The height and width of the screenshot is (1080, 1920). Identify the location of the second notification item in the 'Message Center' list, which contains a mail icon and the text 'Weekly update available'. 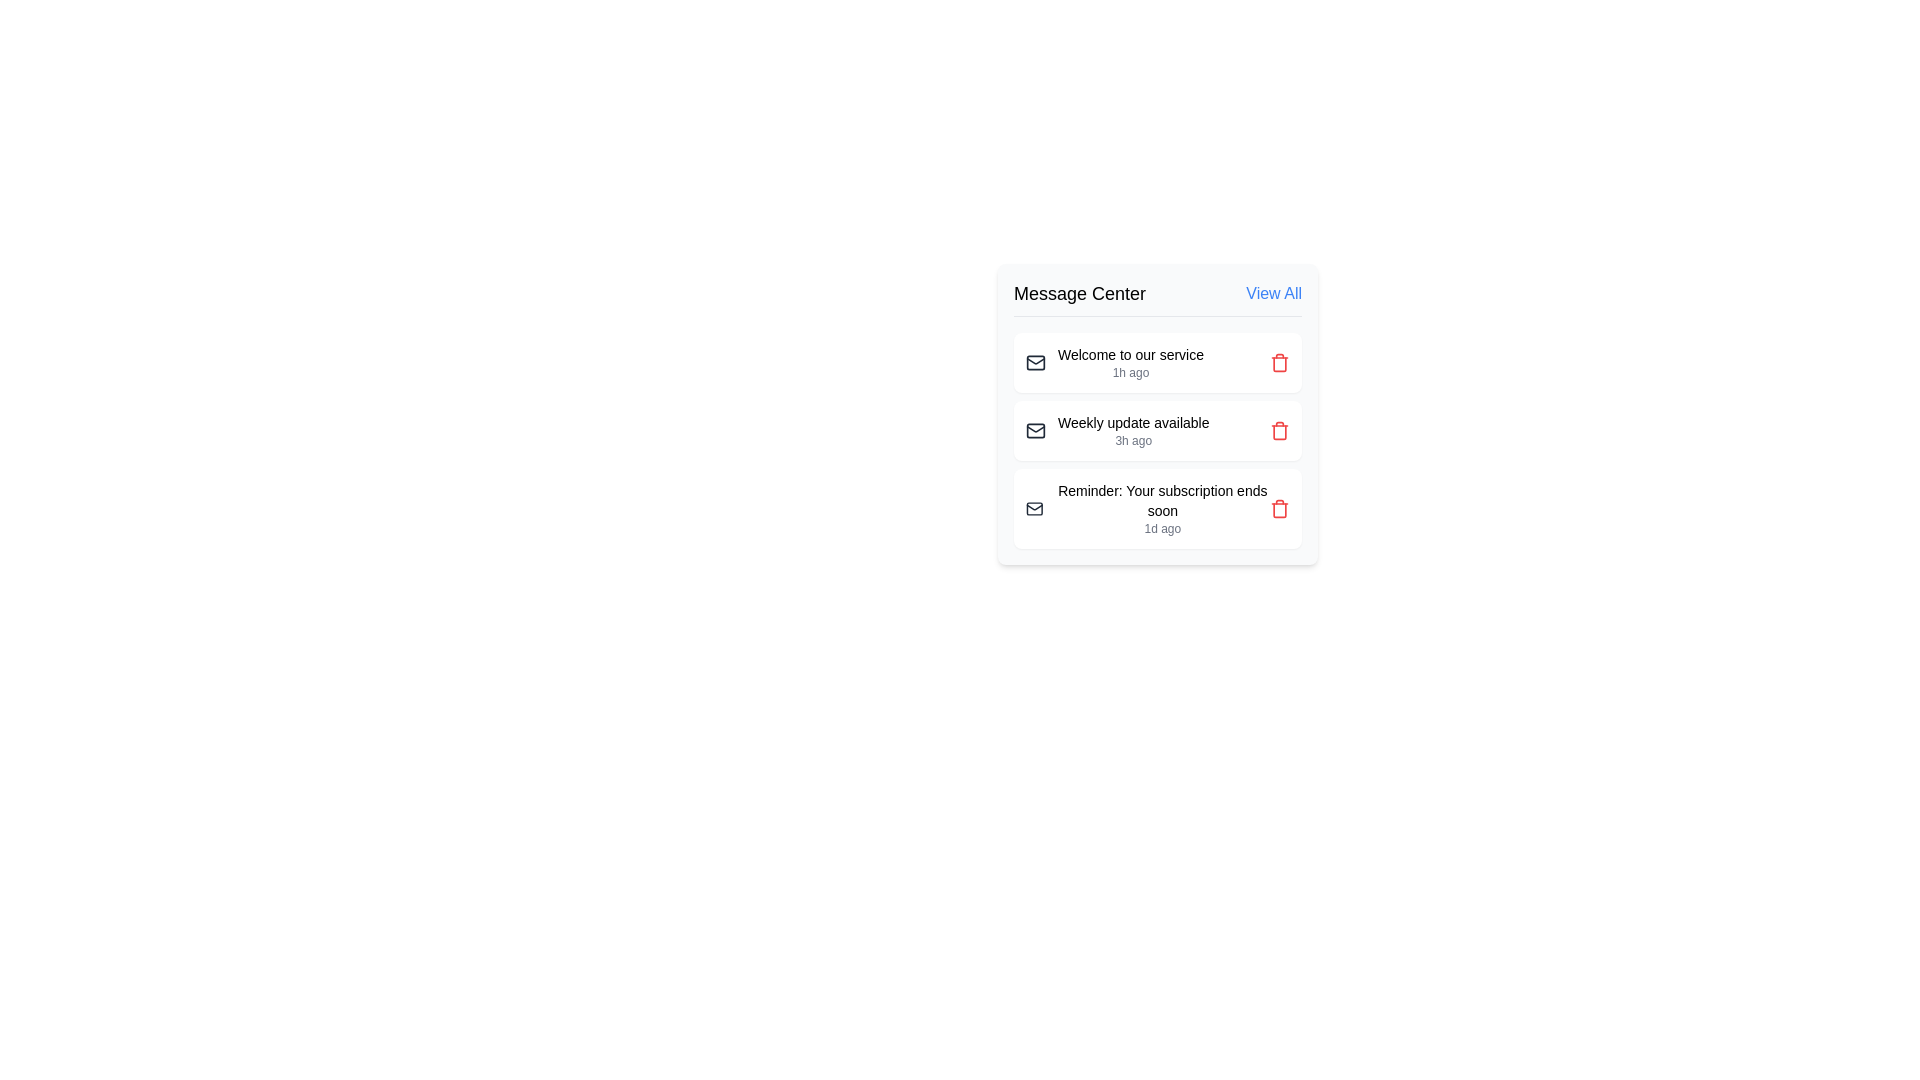
(1116, 430).